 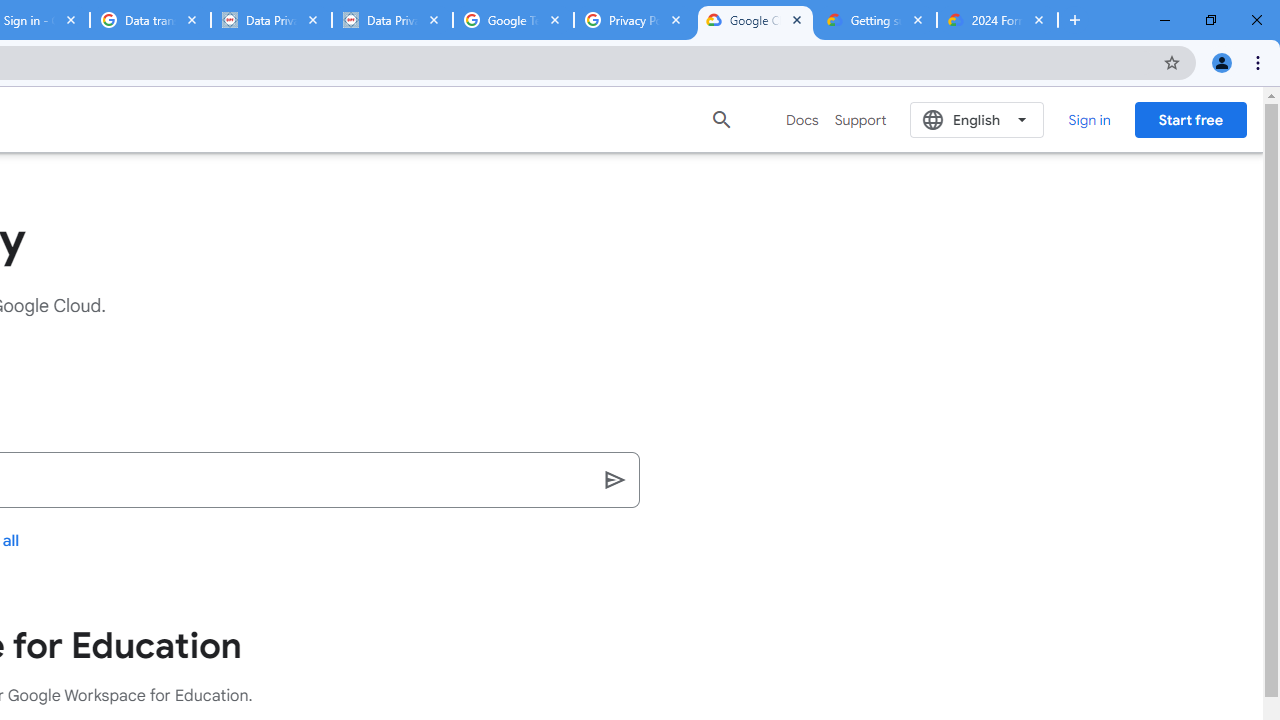 I want to click on 'Support', so click(x=860, y=119).